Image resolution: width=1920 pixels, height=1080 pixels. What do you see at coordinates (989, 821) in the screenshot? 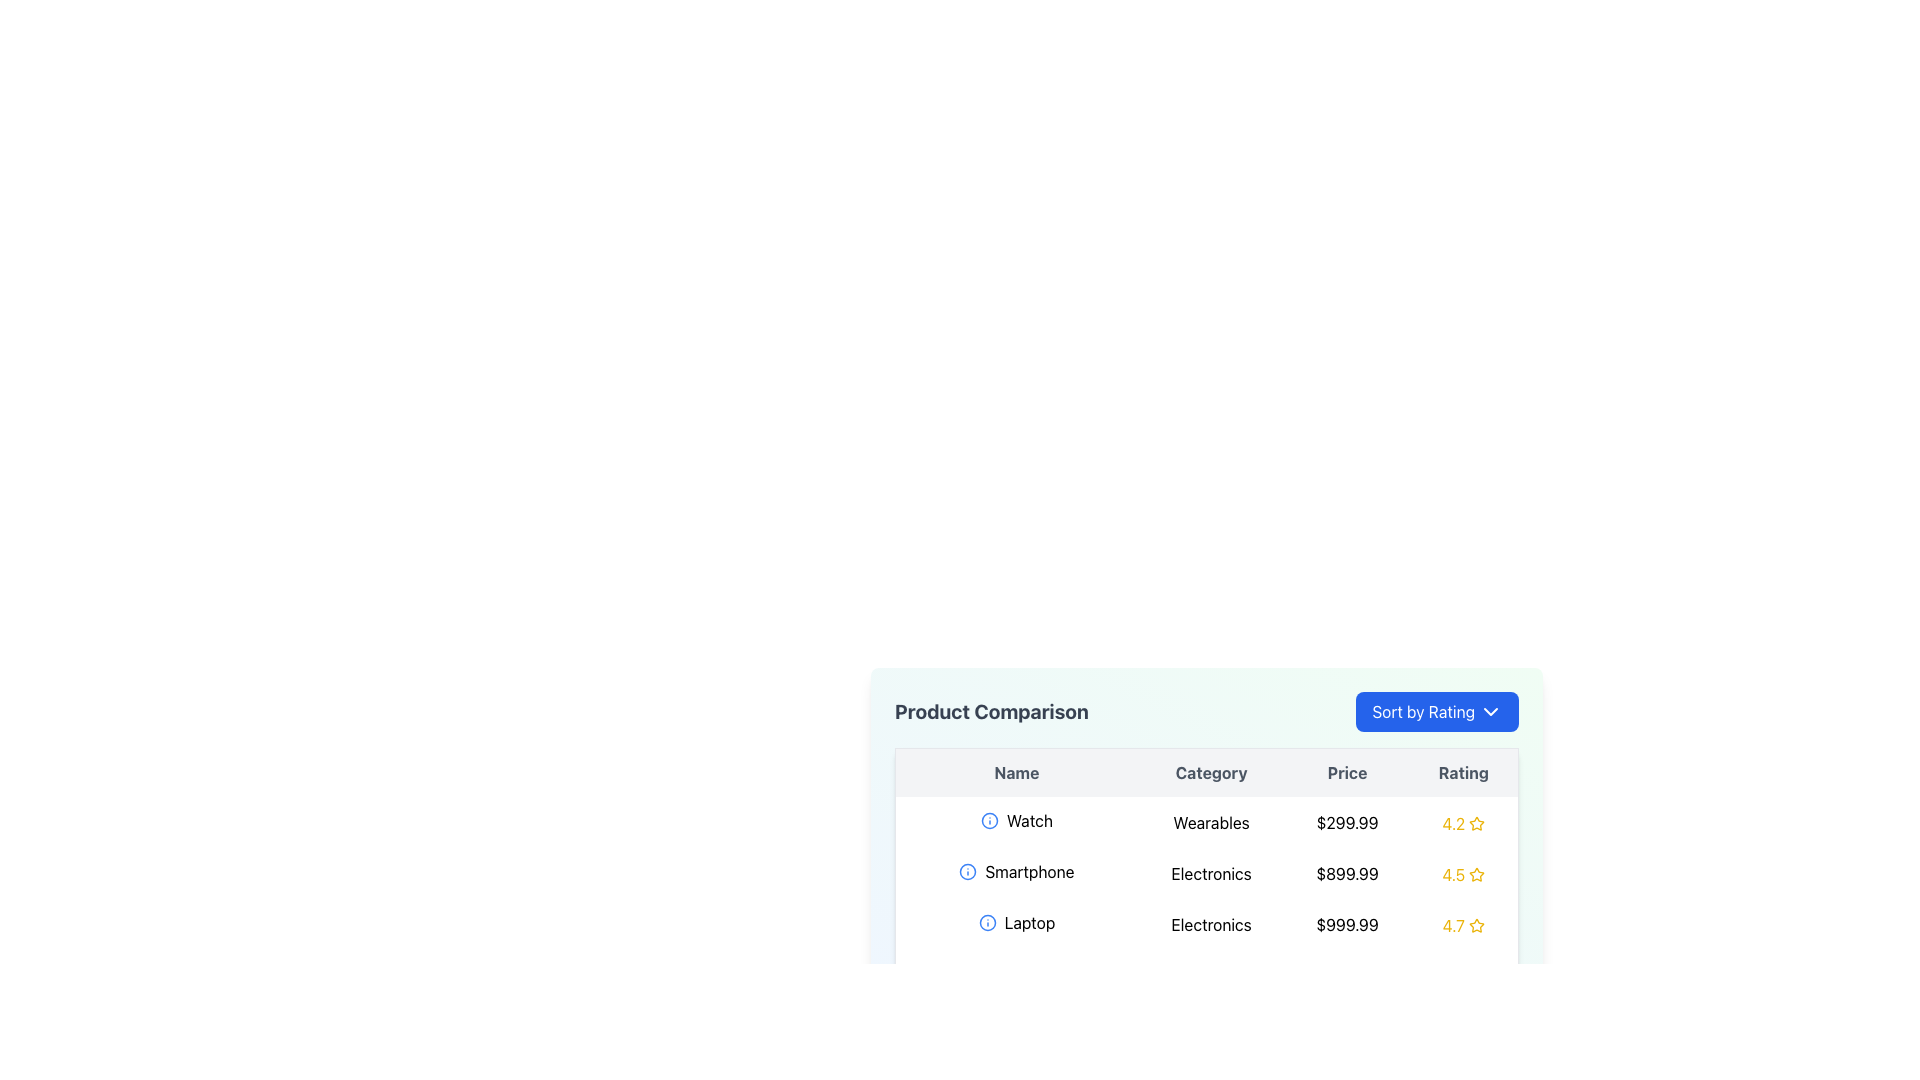
I see `the informational icon located to the left of the text 'Watch' in the 'Name' column of the table` at bounding box center [989, 821].